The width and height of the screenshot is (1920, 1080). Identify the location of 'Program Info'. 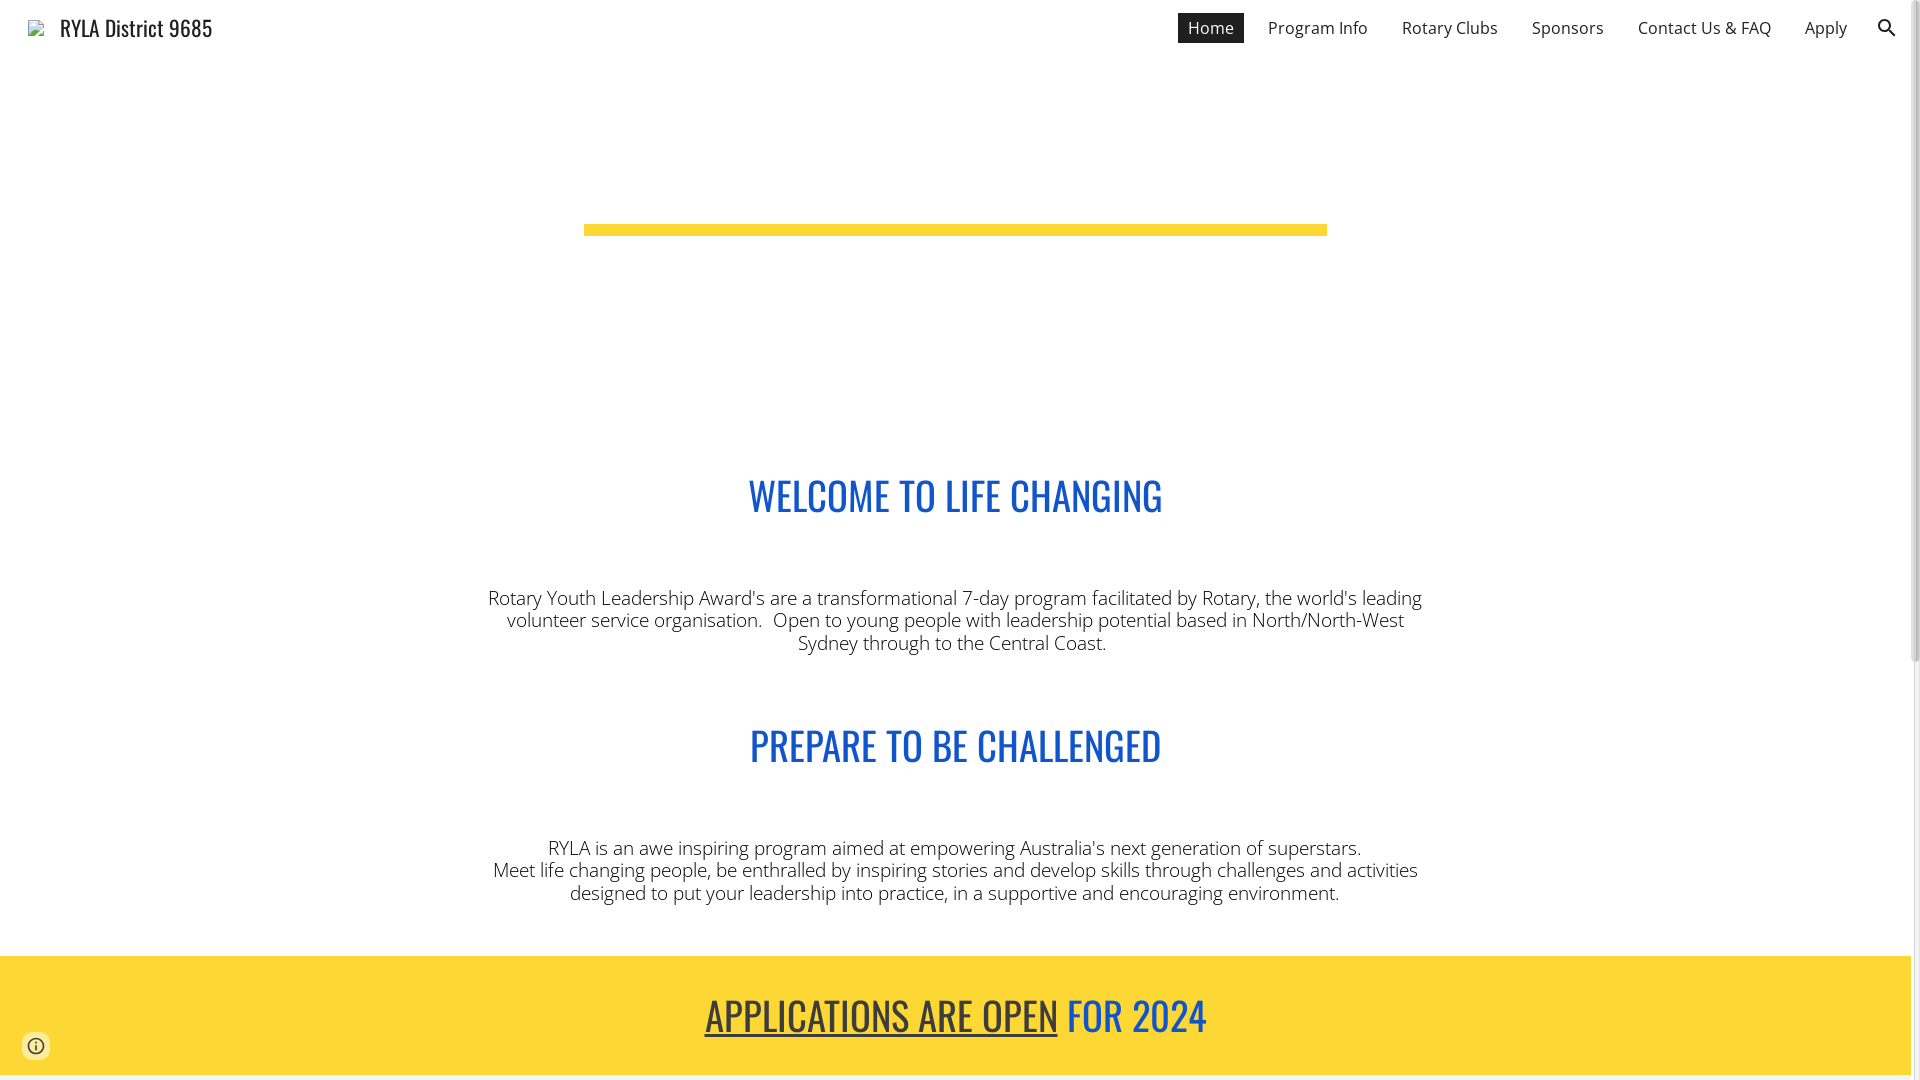
(1318, 27).